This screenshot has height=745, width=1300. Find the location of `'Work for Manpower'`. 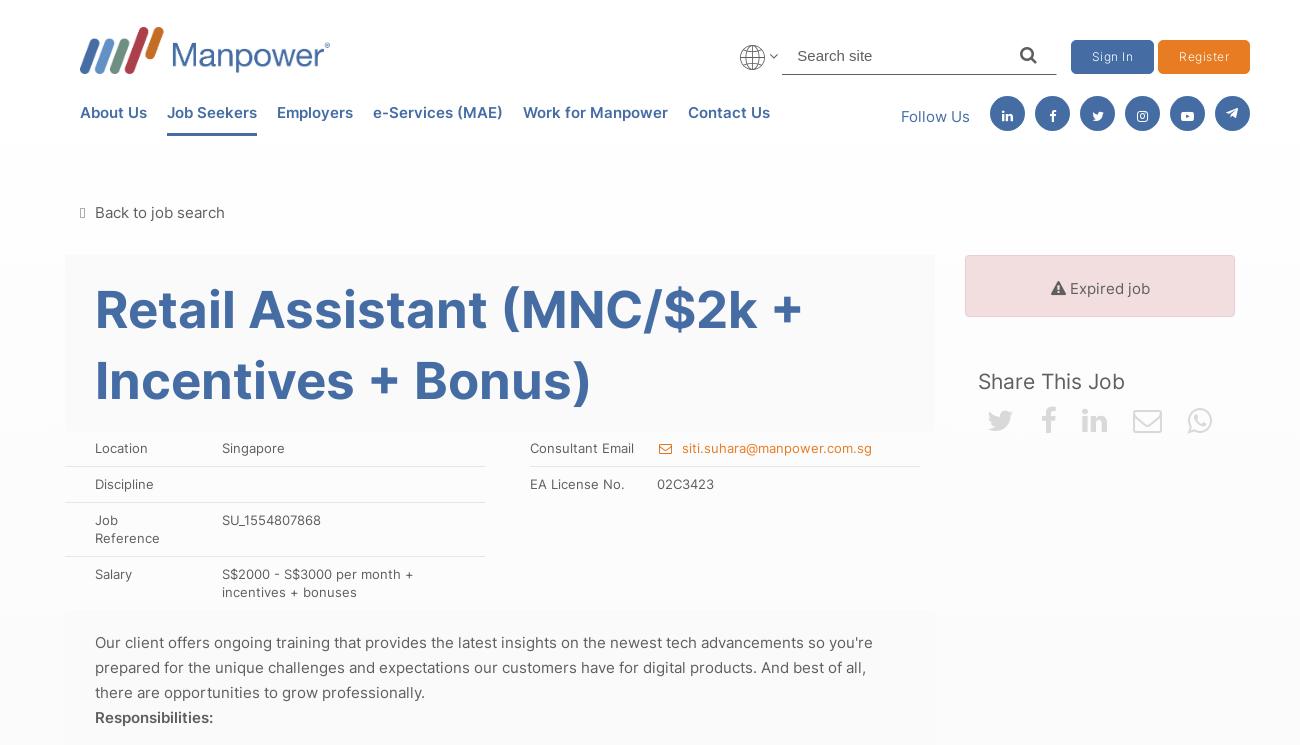

'Work for Manpower' is located at coordinates (594, 111).